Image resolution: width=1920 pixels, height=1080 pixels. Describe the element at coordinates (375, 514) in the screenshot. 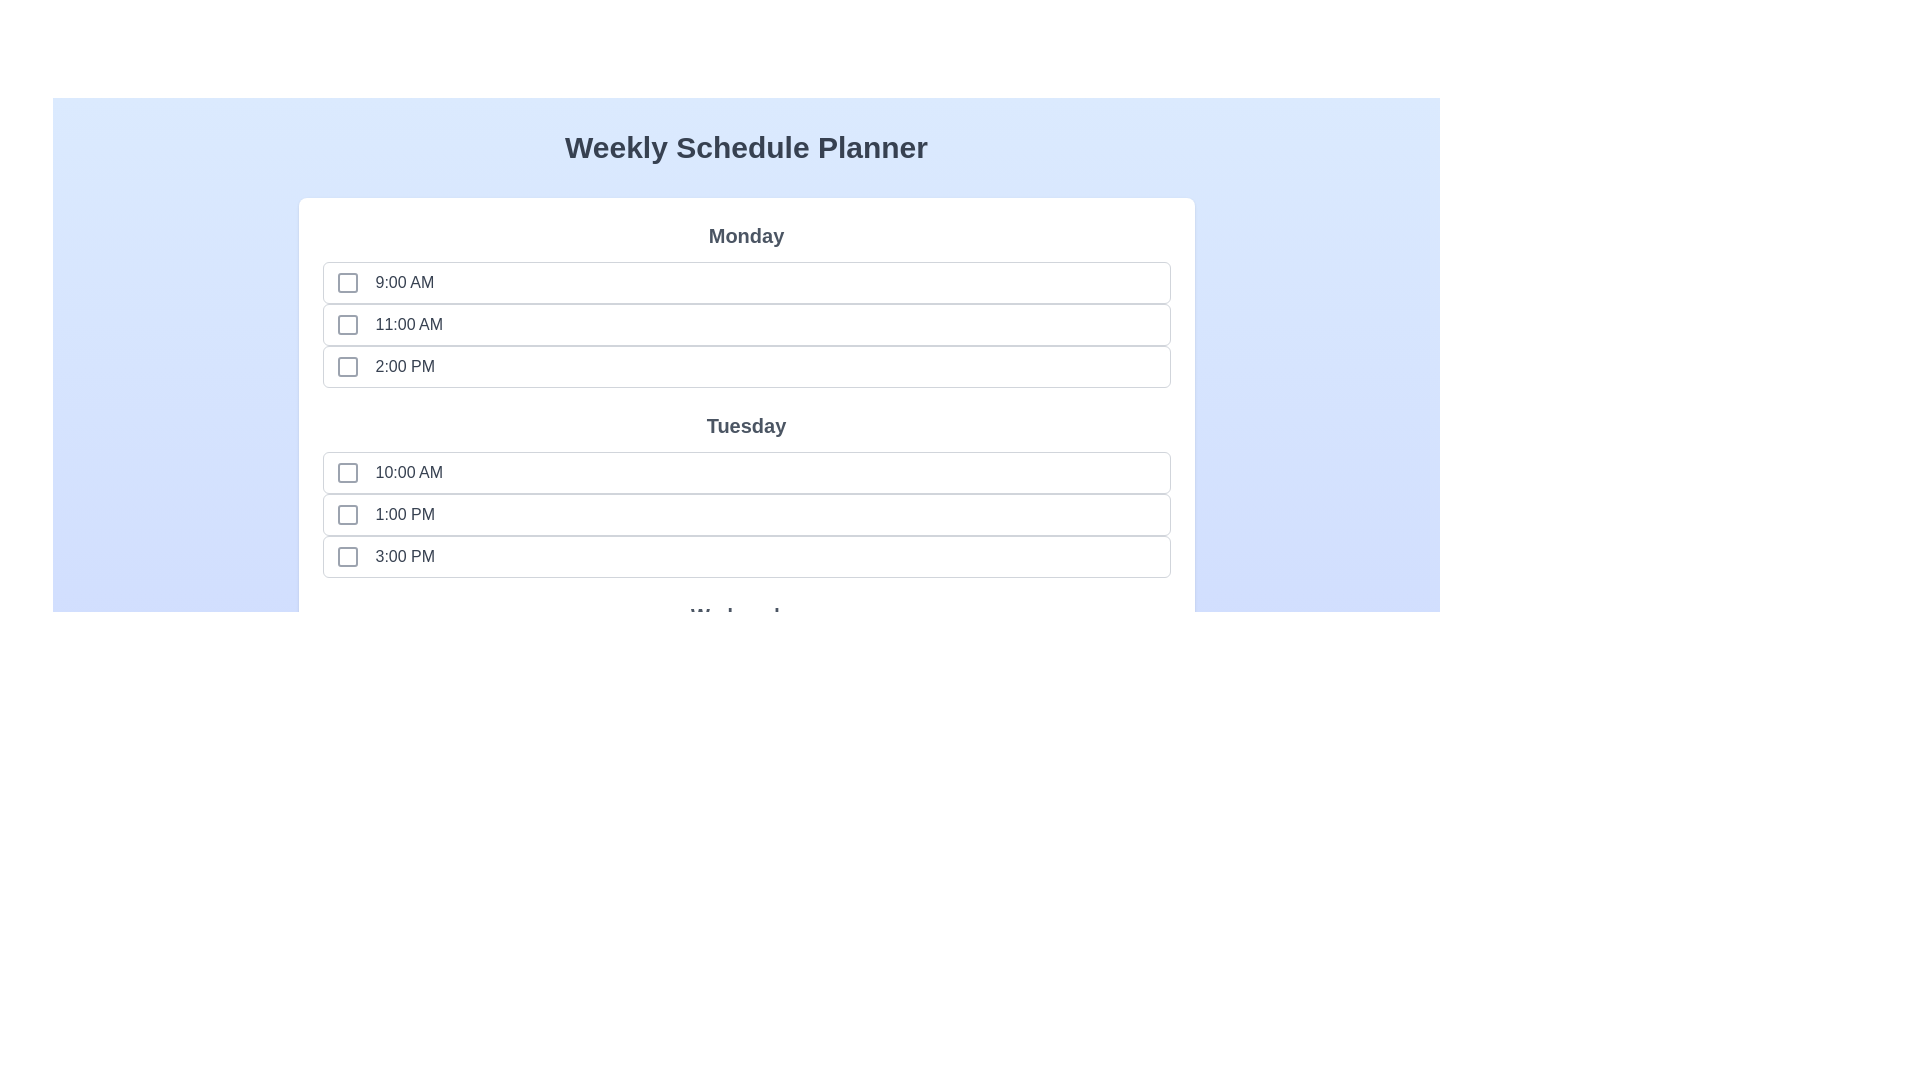

I see `the time slot labeled 1:00 PM to observe the hover effect` at that location.